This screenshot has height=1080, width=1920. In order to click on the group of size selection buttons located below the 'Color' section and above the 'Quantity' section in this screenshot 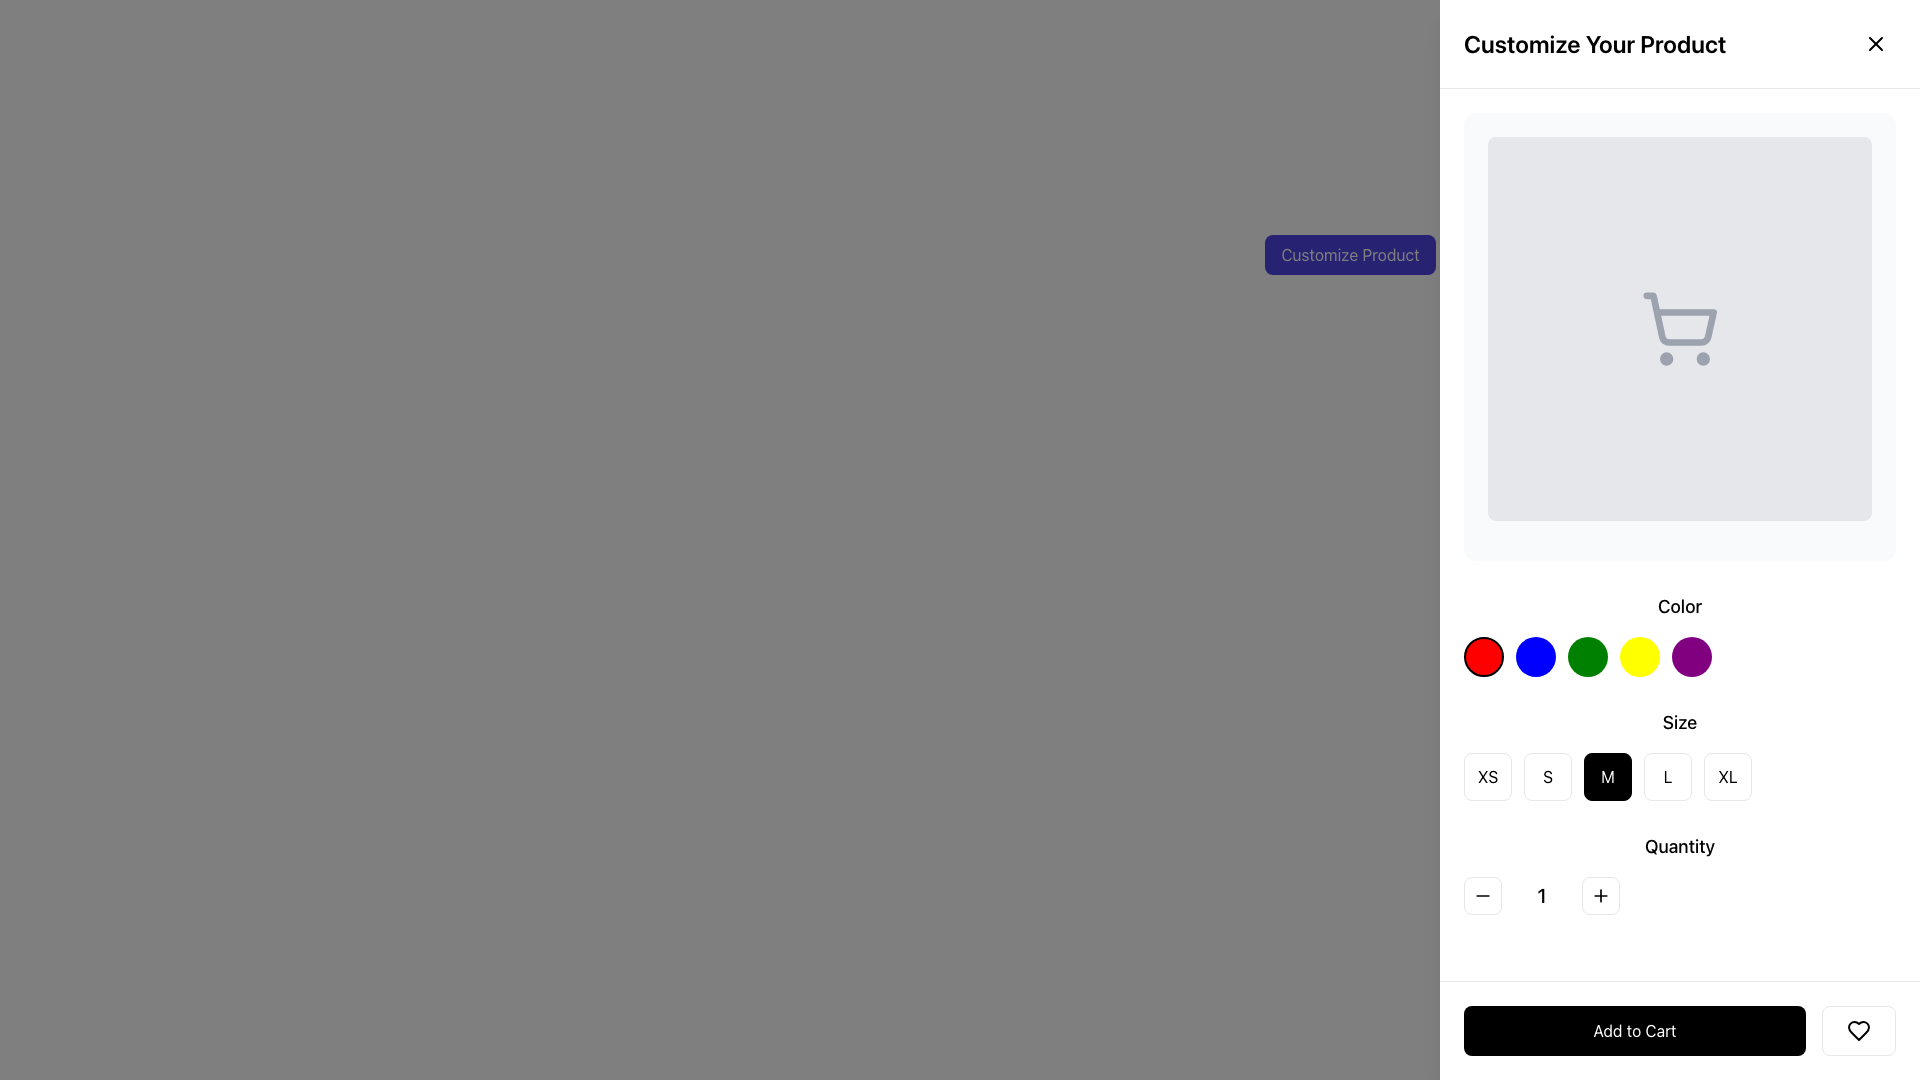, I will do `click(1680, 755)`.